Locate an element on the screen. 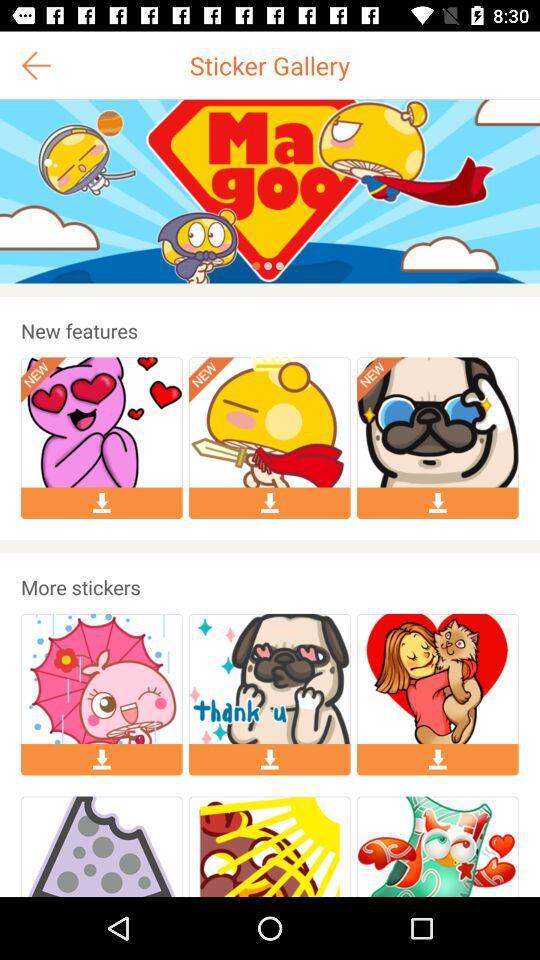  the first row second image is located at coordinates (270, 422).